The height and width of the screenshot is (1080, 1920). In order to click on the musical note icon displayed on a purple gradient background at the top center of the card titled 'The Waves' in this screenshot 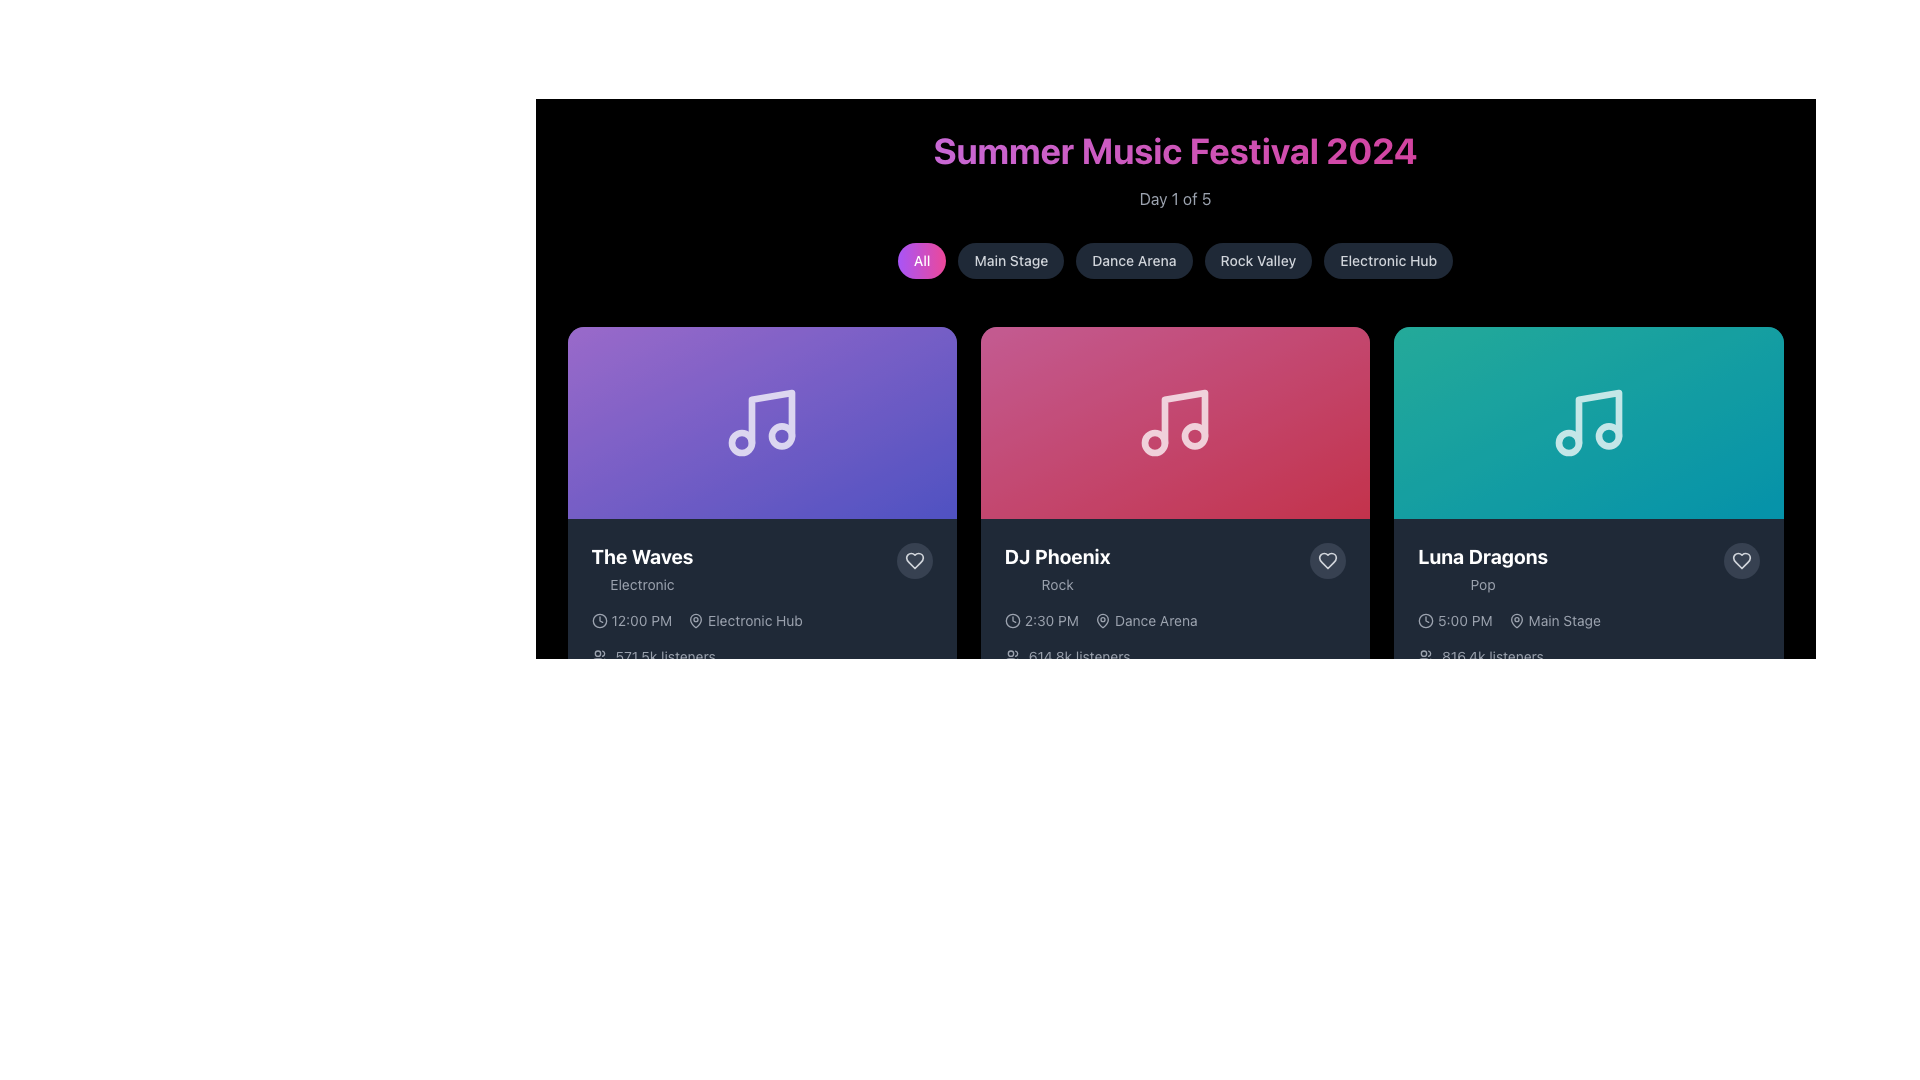, I will do `click(761, 422)`.